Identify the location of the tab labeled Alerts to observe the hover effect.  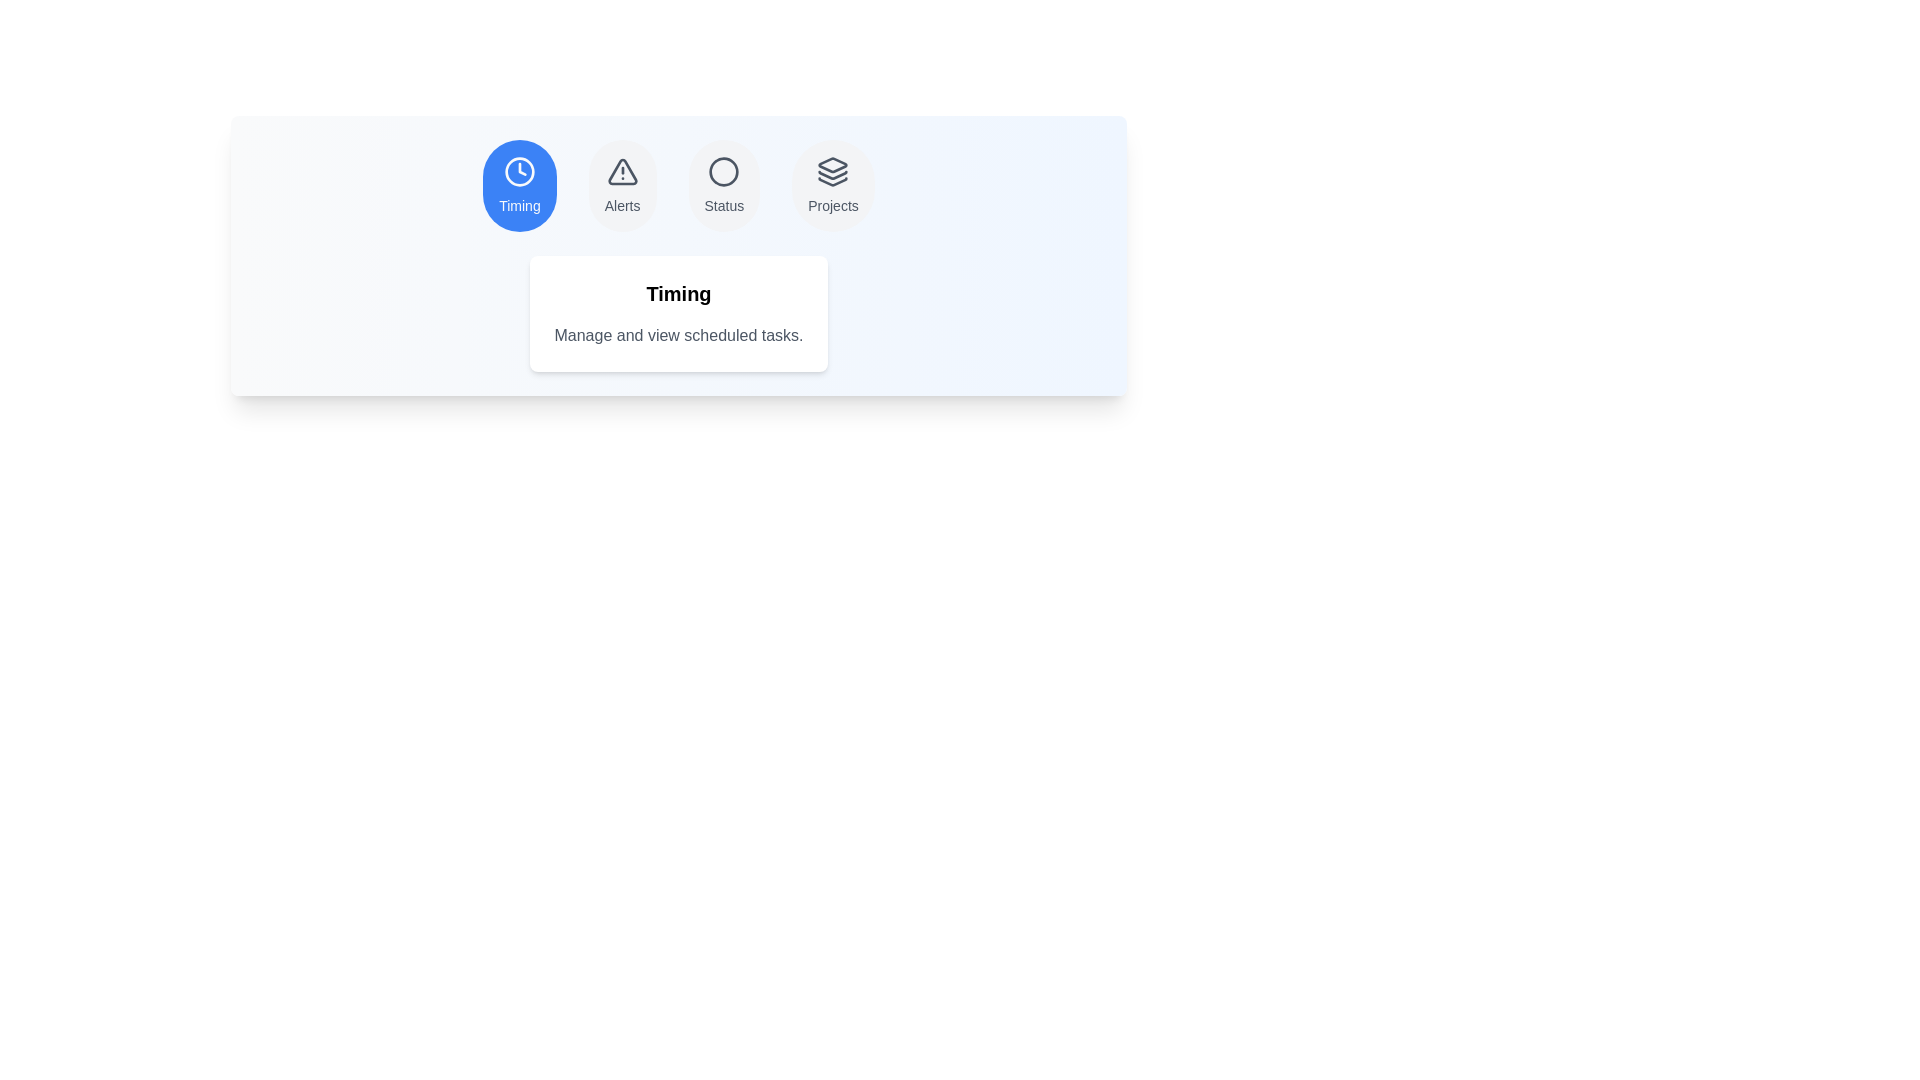
(621, 185).